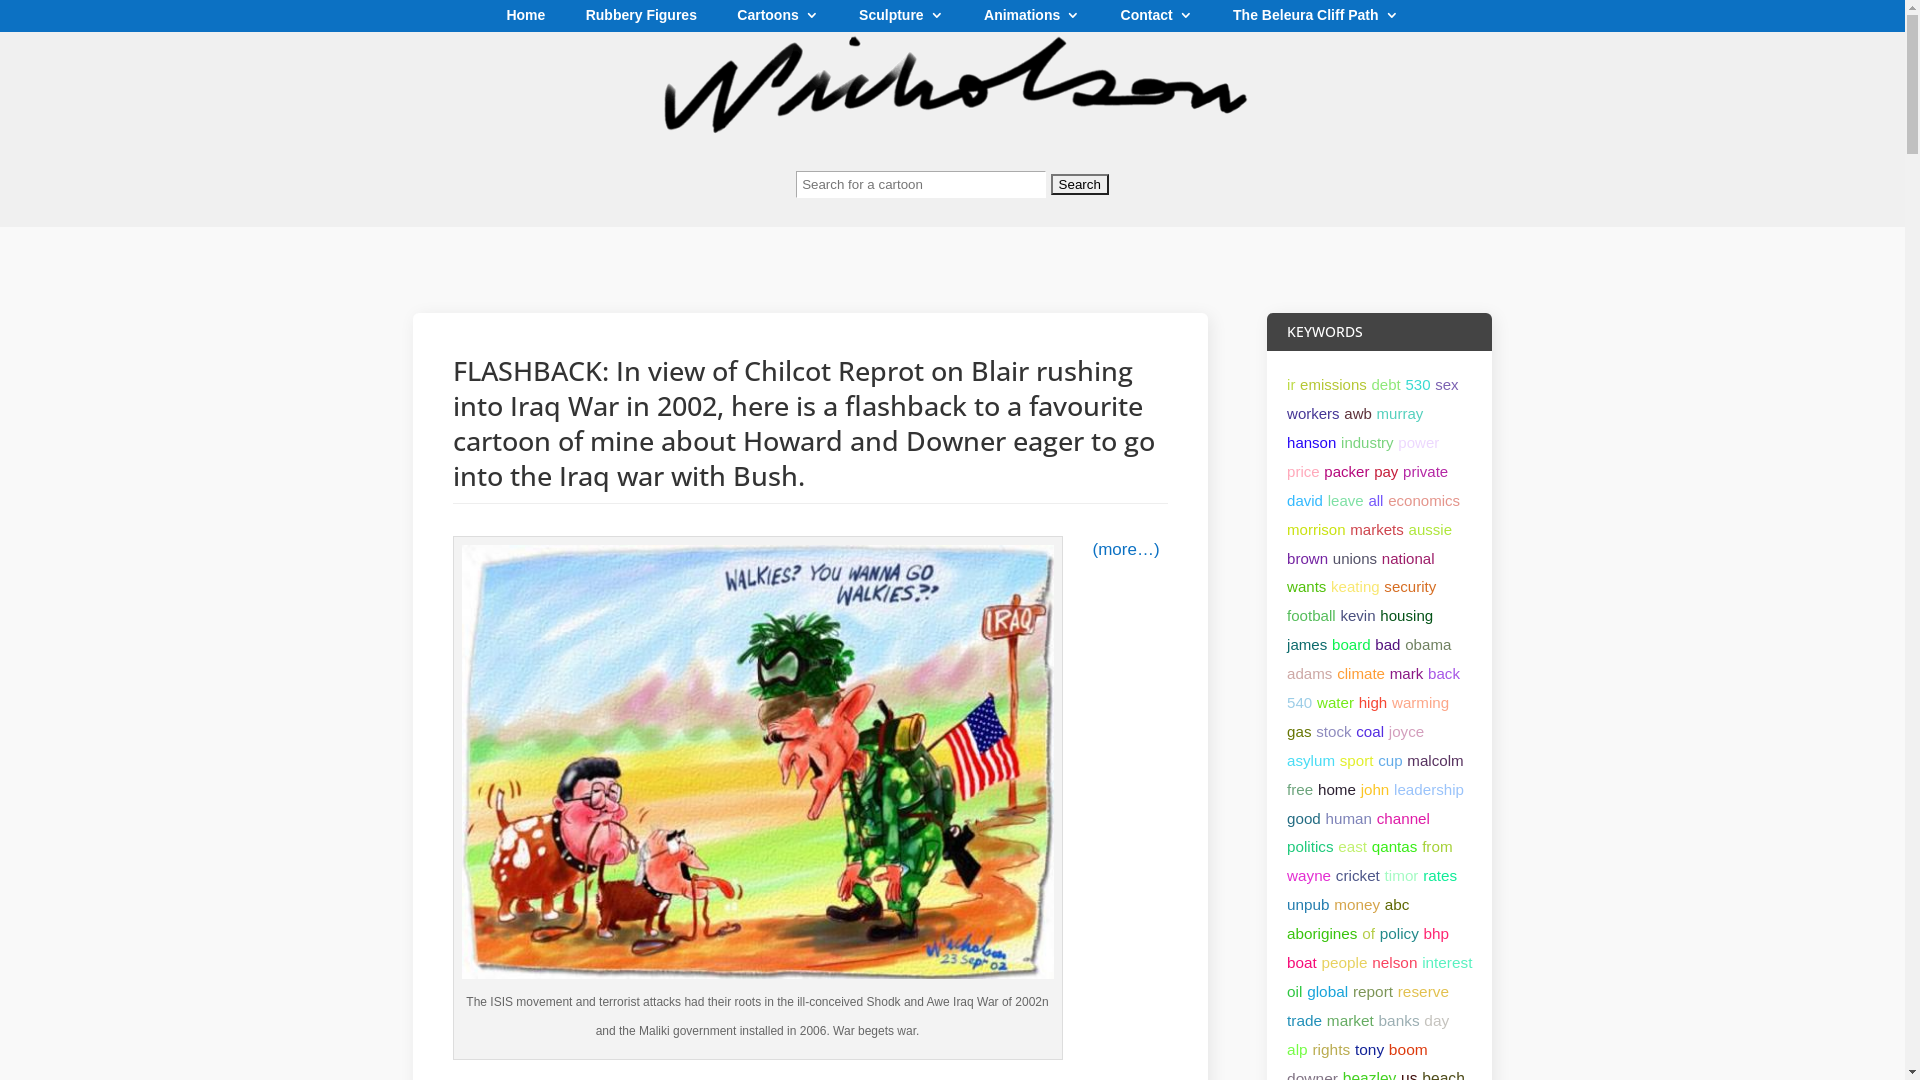  What do you see at coordinates (1423, 499) in the screenshot?
I see `'economics'` at bounding box center [1423, 499].